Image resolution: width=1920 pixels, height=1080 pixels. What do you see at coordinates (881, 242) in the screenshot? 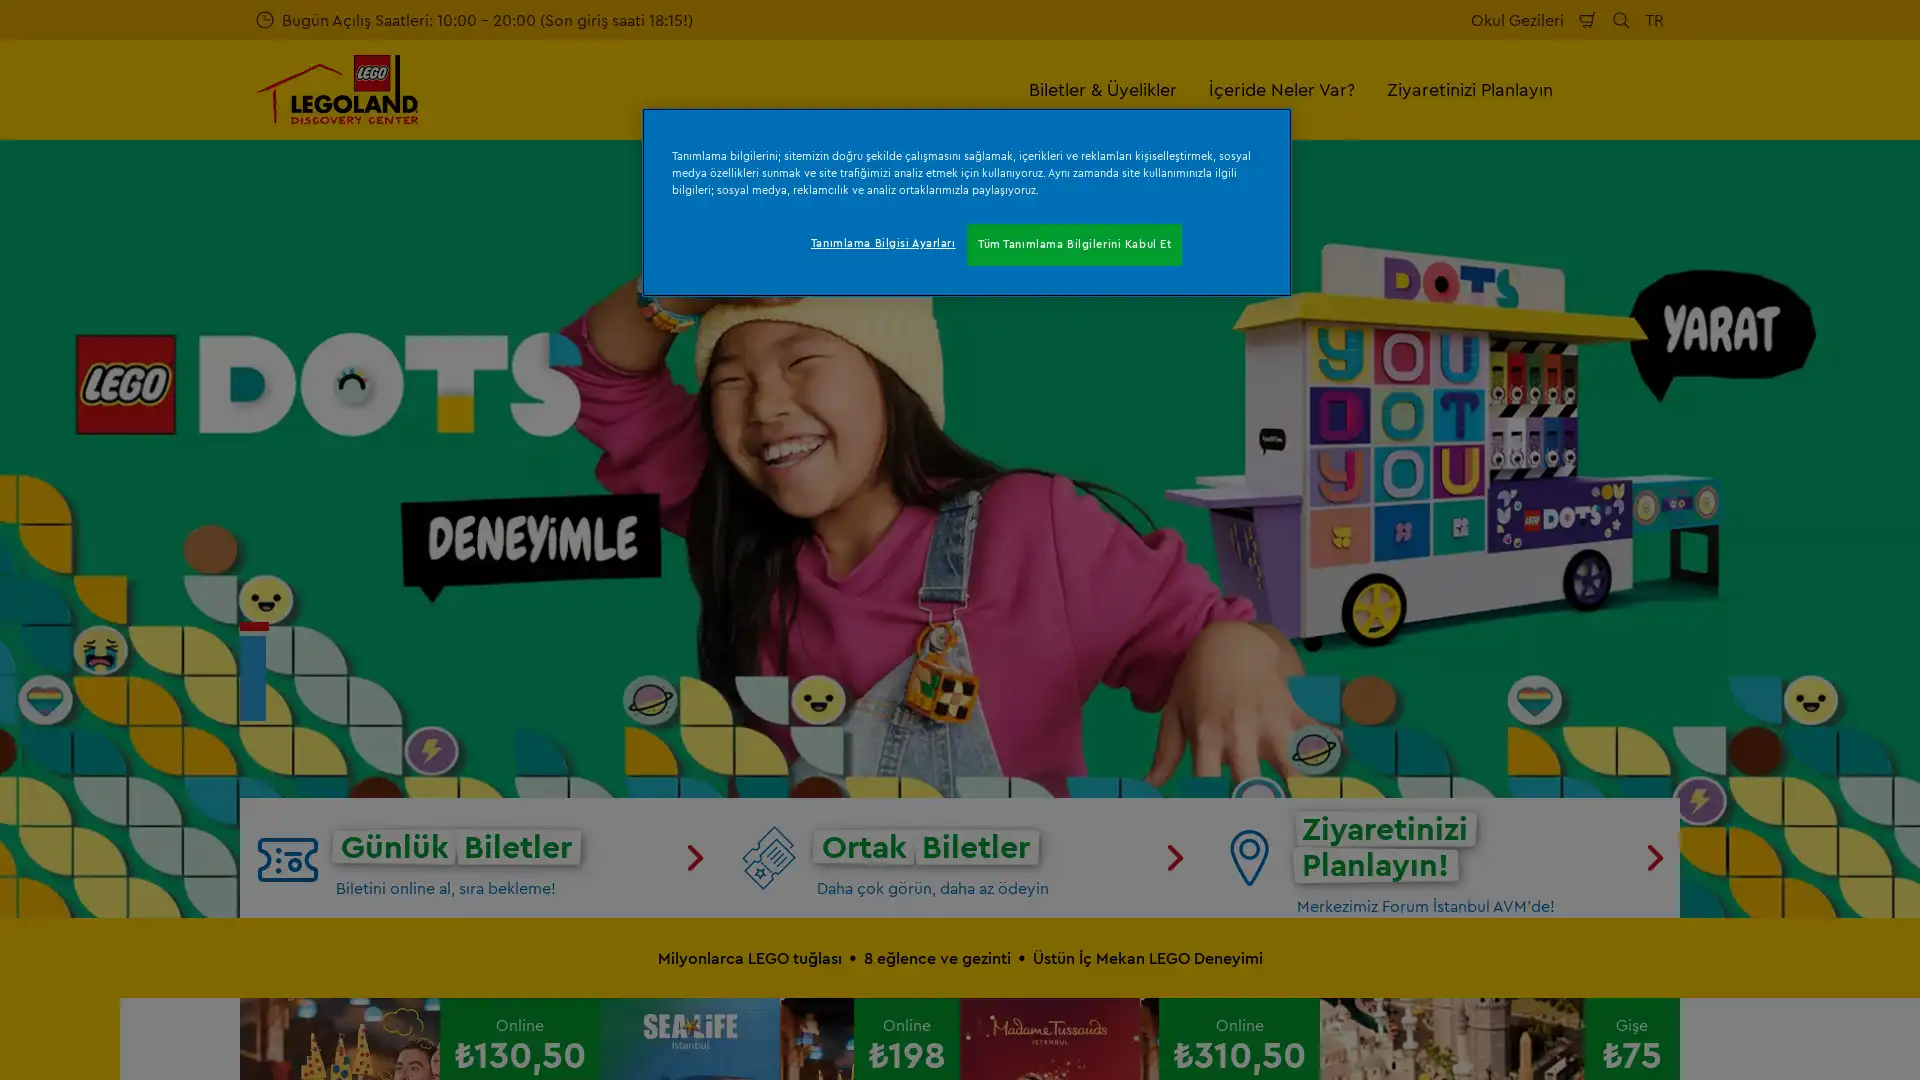
I see `Tanmlama Bilgisi Ayarlar` at bounding box center [881, 242].